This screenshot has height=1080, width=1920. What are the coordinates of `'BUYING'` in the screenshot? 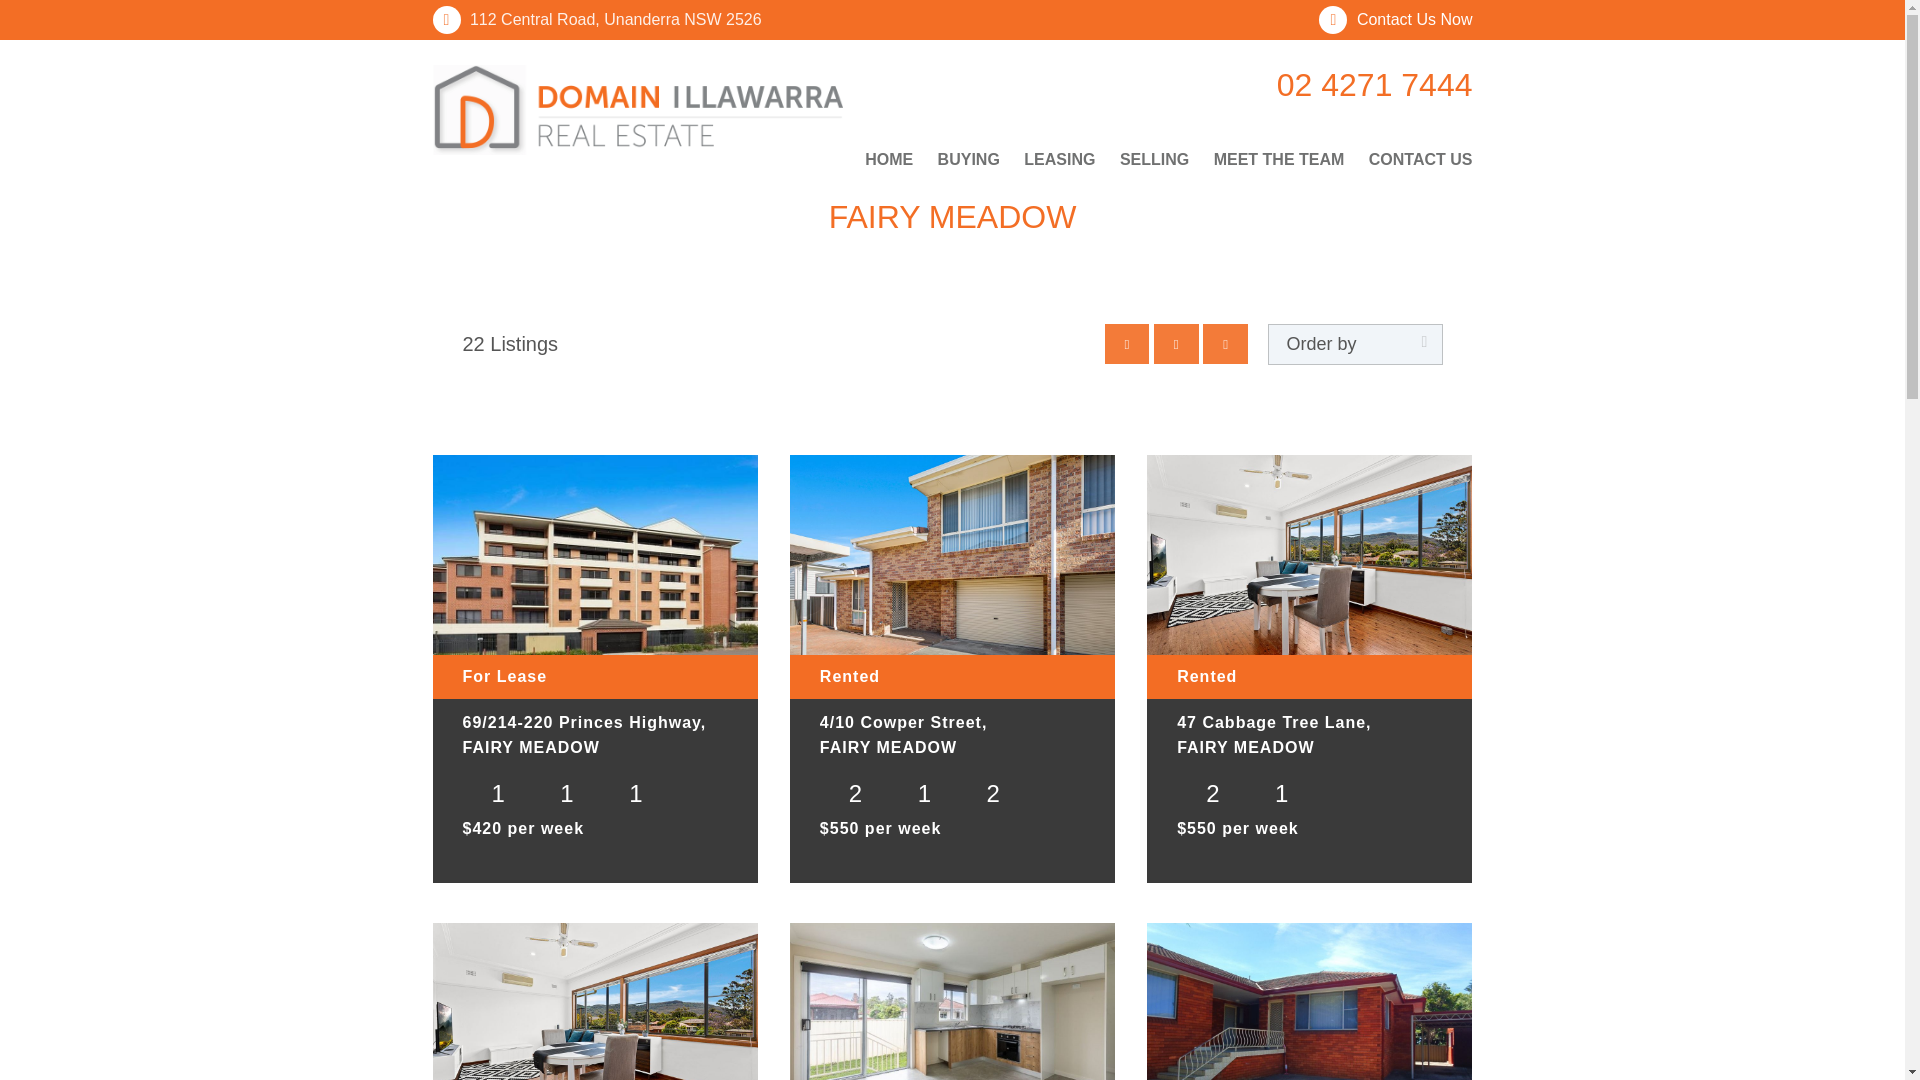 It's located at (969, 158).